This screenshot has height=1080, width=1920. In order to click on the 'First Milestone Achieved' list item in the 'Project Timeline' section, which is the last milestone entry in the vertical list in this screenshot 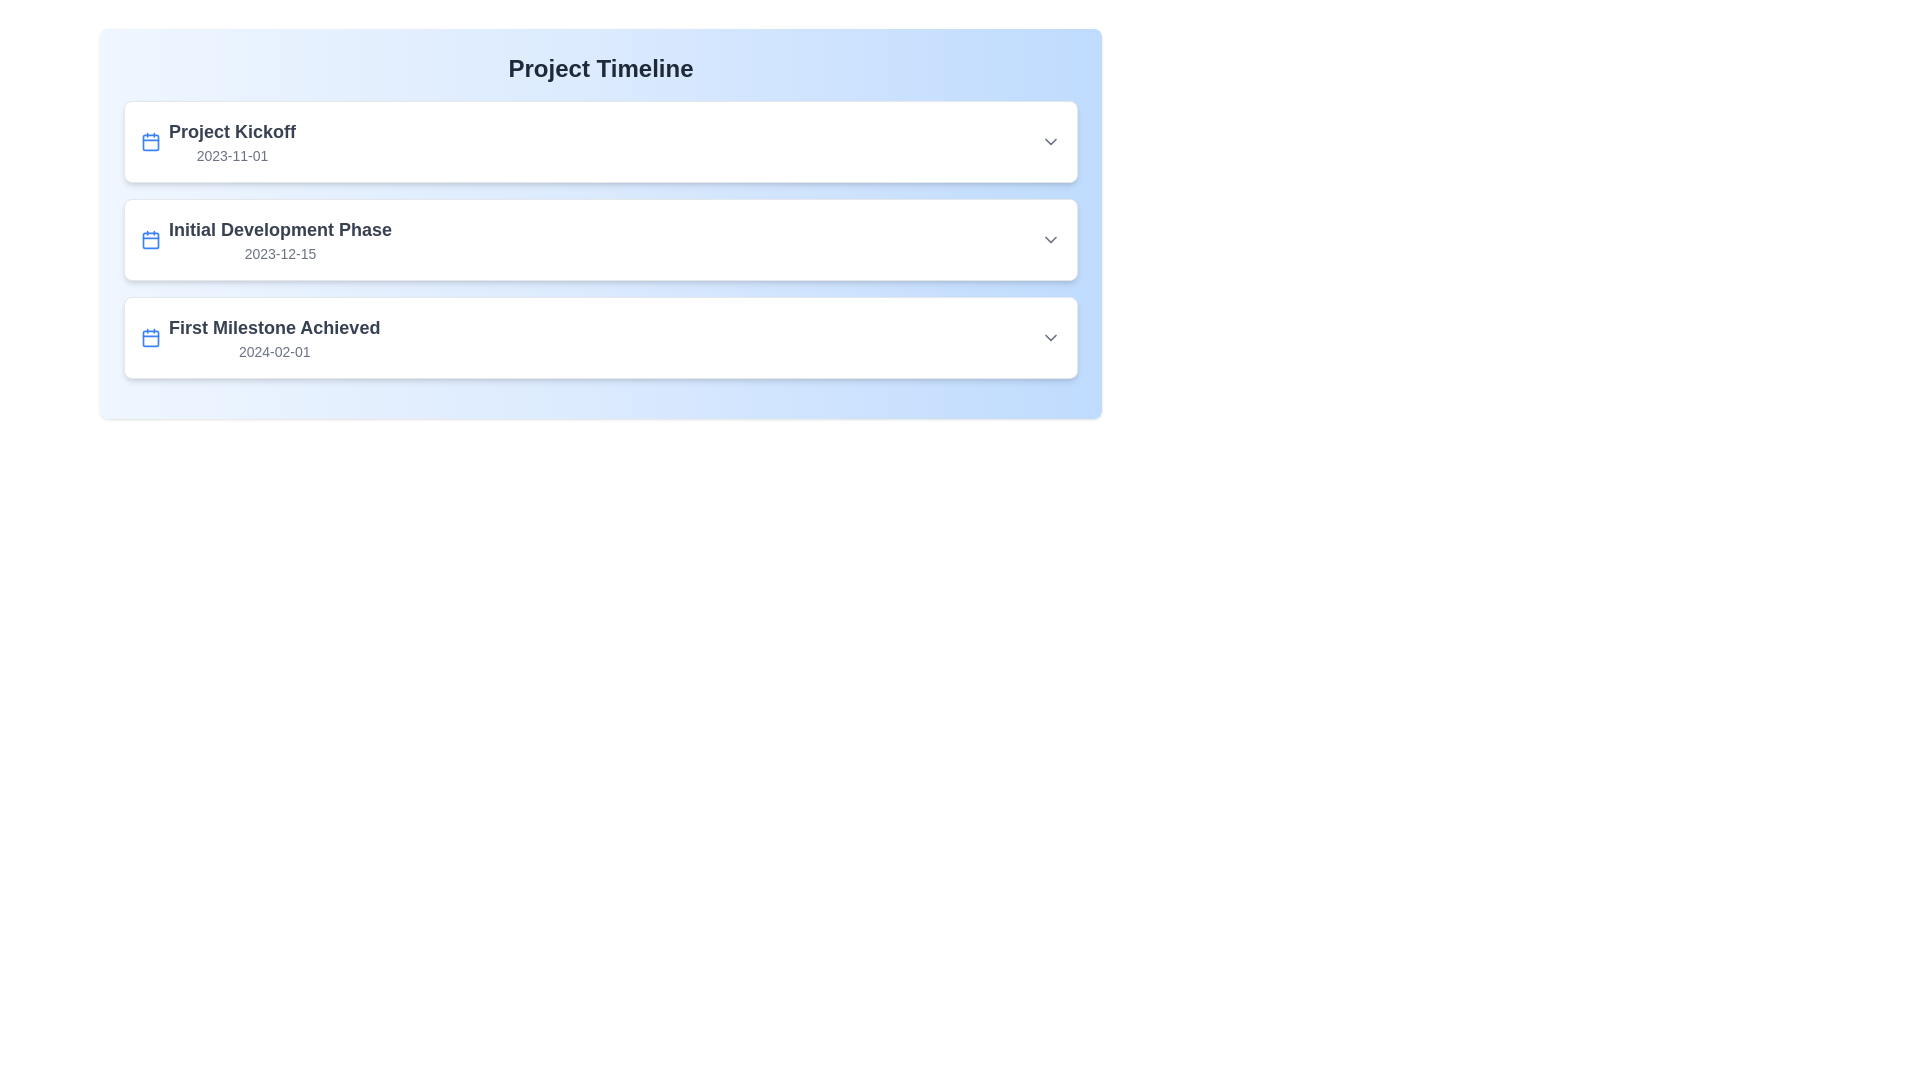, I will do `click(259, 337)`.